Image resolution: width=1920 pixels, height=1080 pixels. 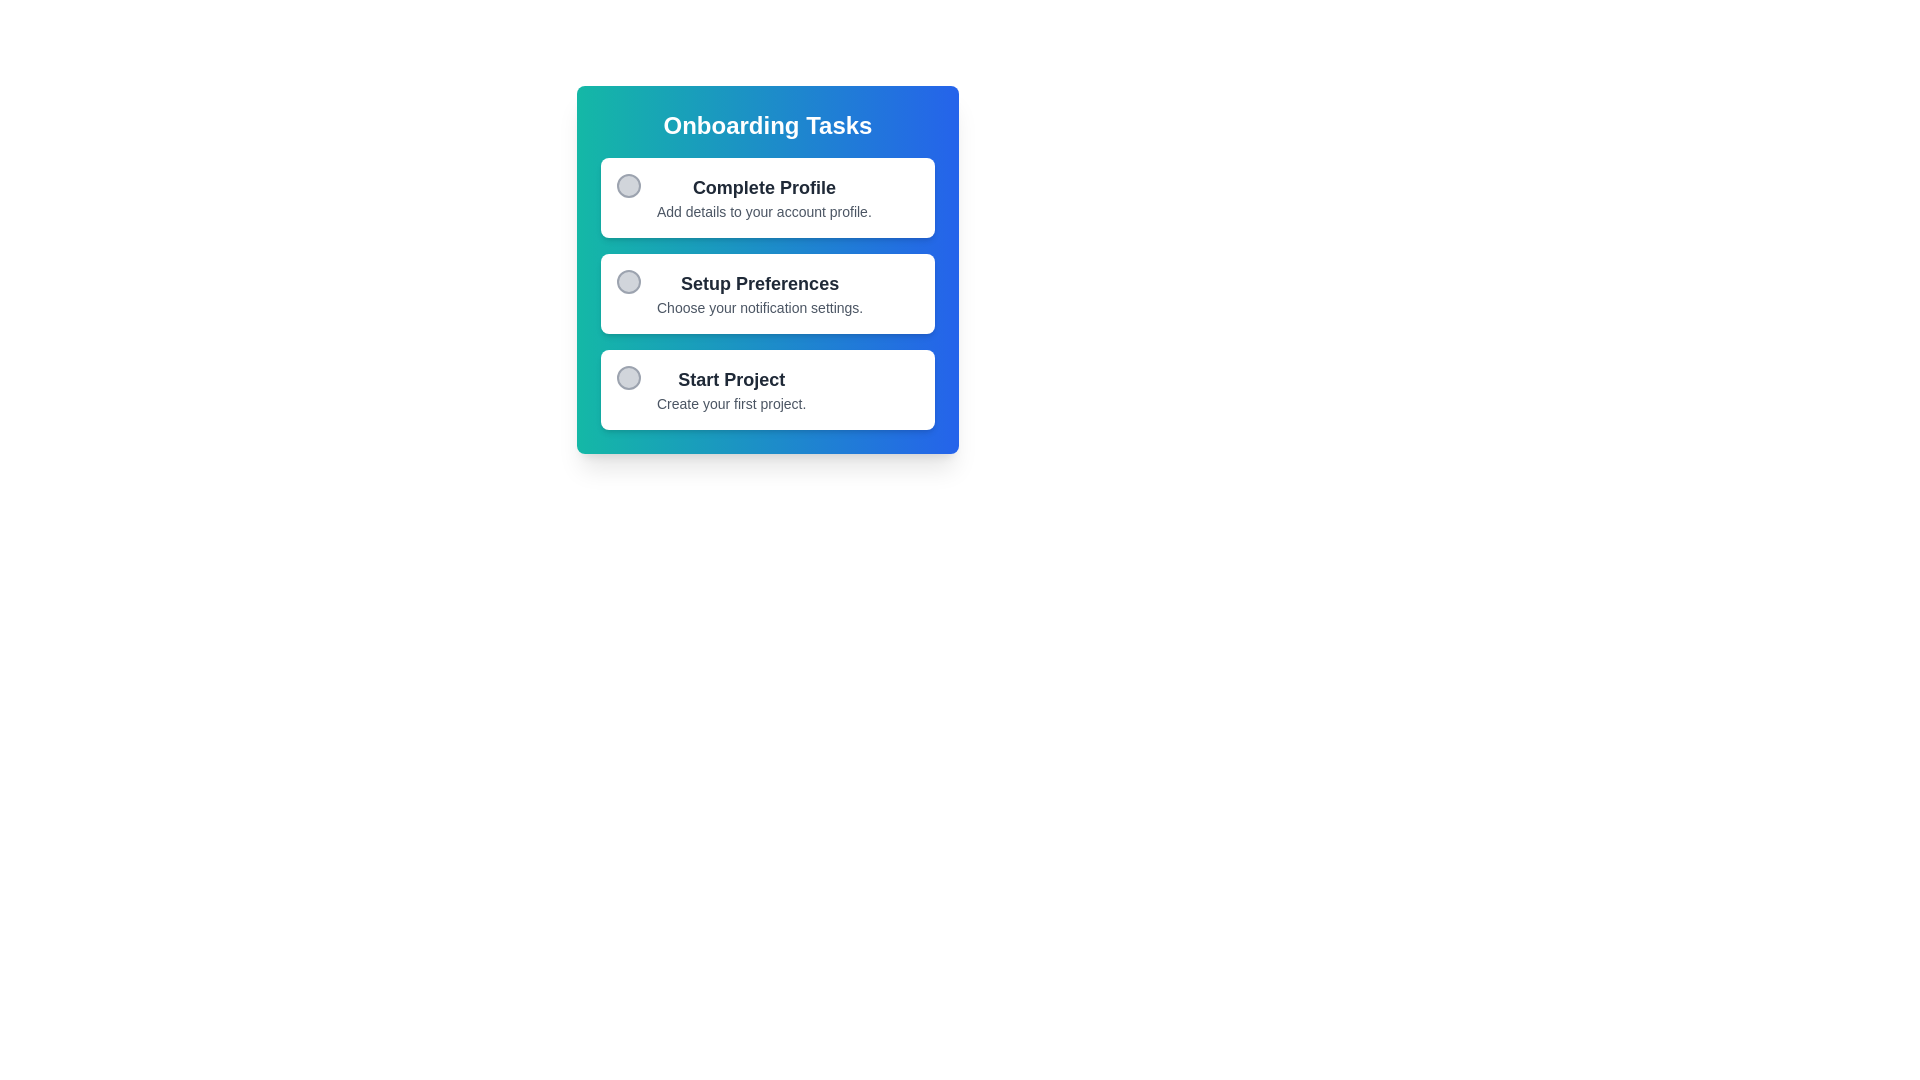 What do you see at coordinates (759, 308) in the screenshot?
I see `the static informative text displaying 'Choose your notification settings.' located below 'Setup Preferences' in the Onboarding Tasks section` at bounding box center [759, 308].